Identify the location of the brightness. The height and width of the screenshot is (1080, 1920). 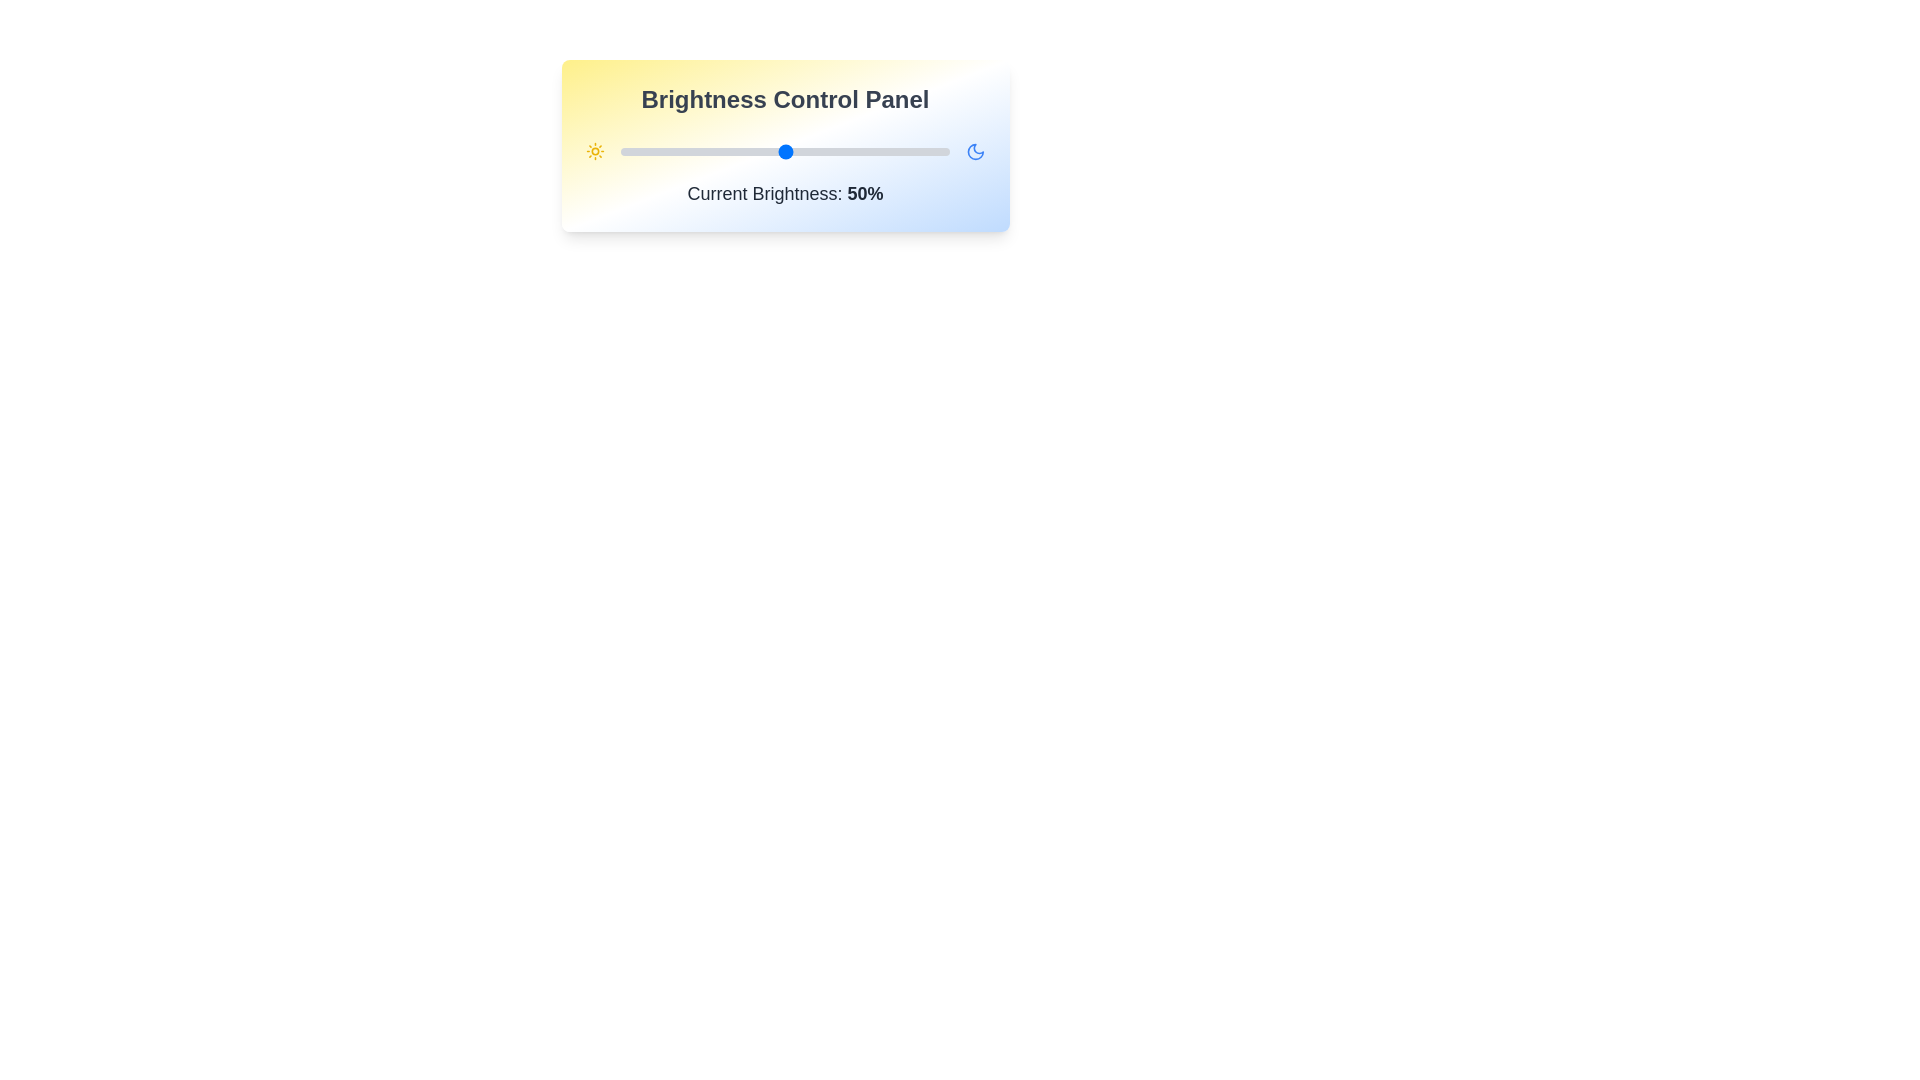
(657, 150).